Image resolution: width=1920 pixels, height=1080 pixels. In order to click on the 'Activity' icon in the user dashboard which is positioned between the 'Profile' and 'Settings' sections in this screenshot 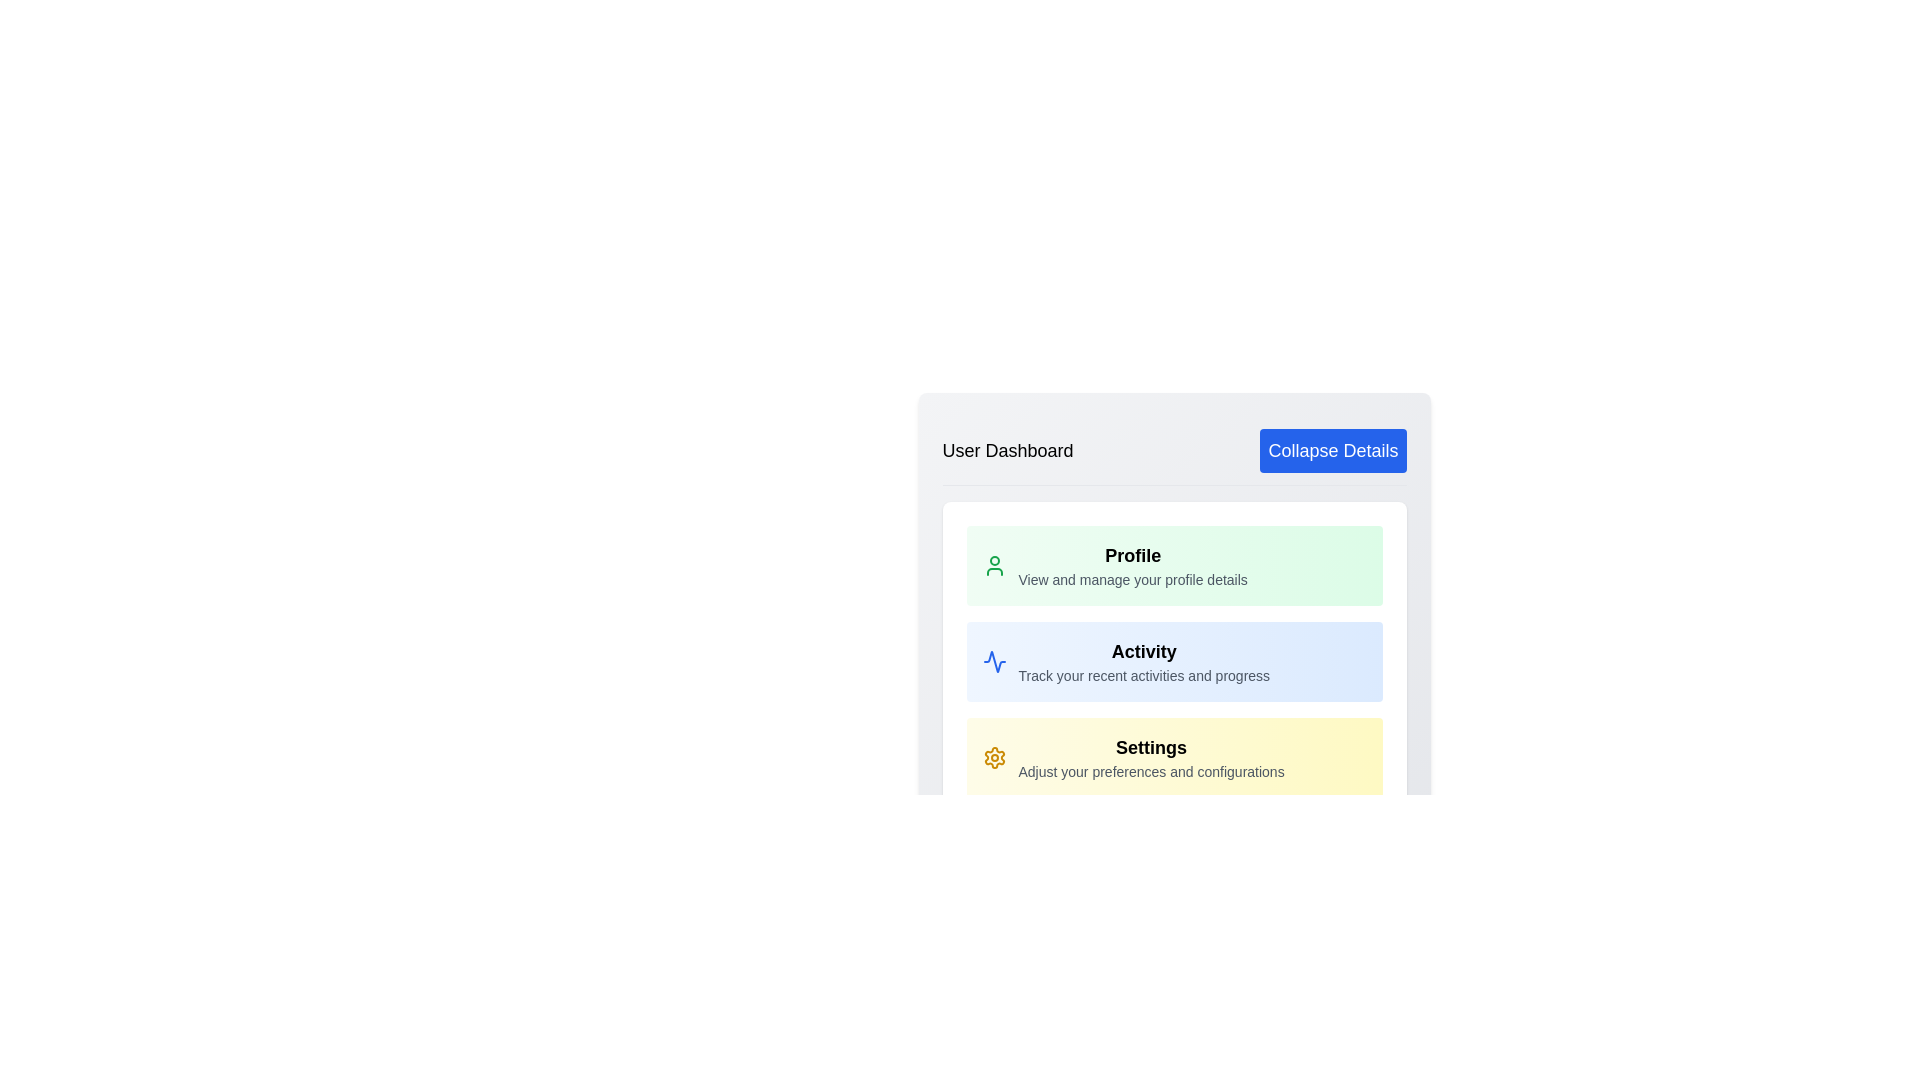, I will do `click(994, 662)`.